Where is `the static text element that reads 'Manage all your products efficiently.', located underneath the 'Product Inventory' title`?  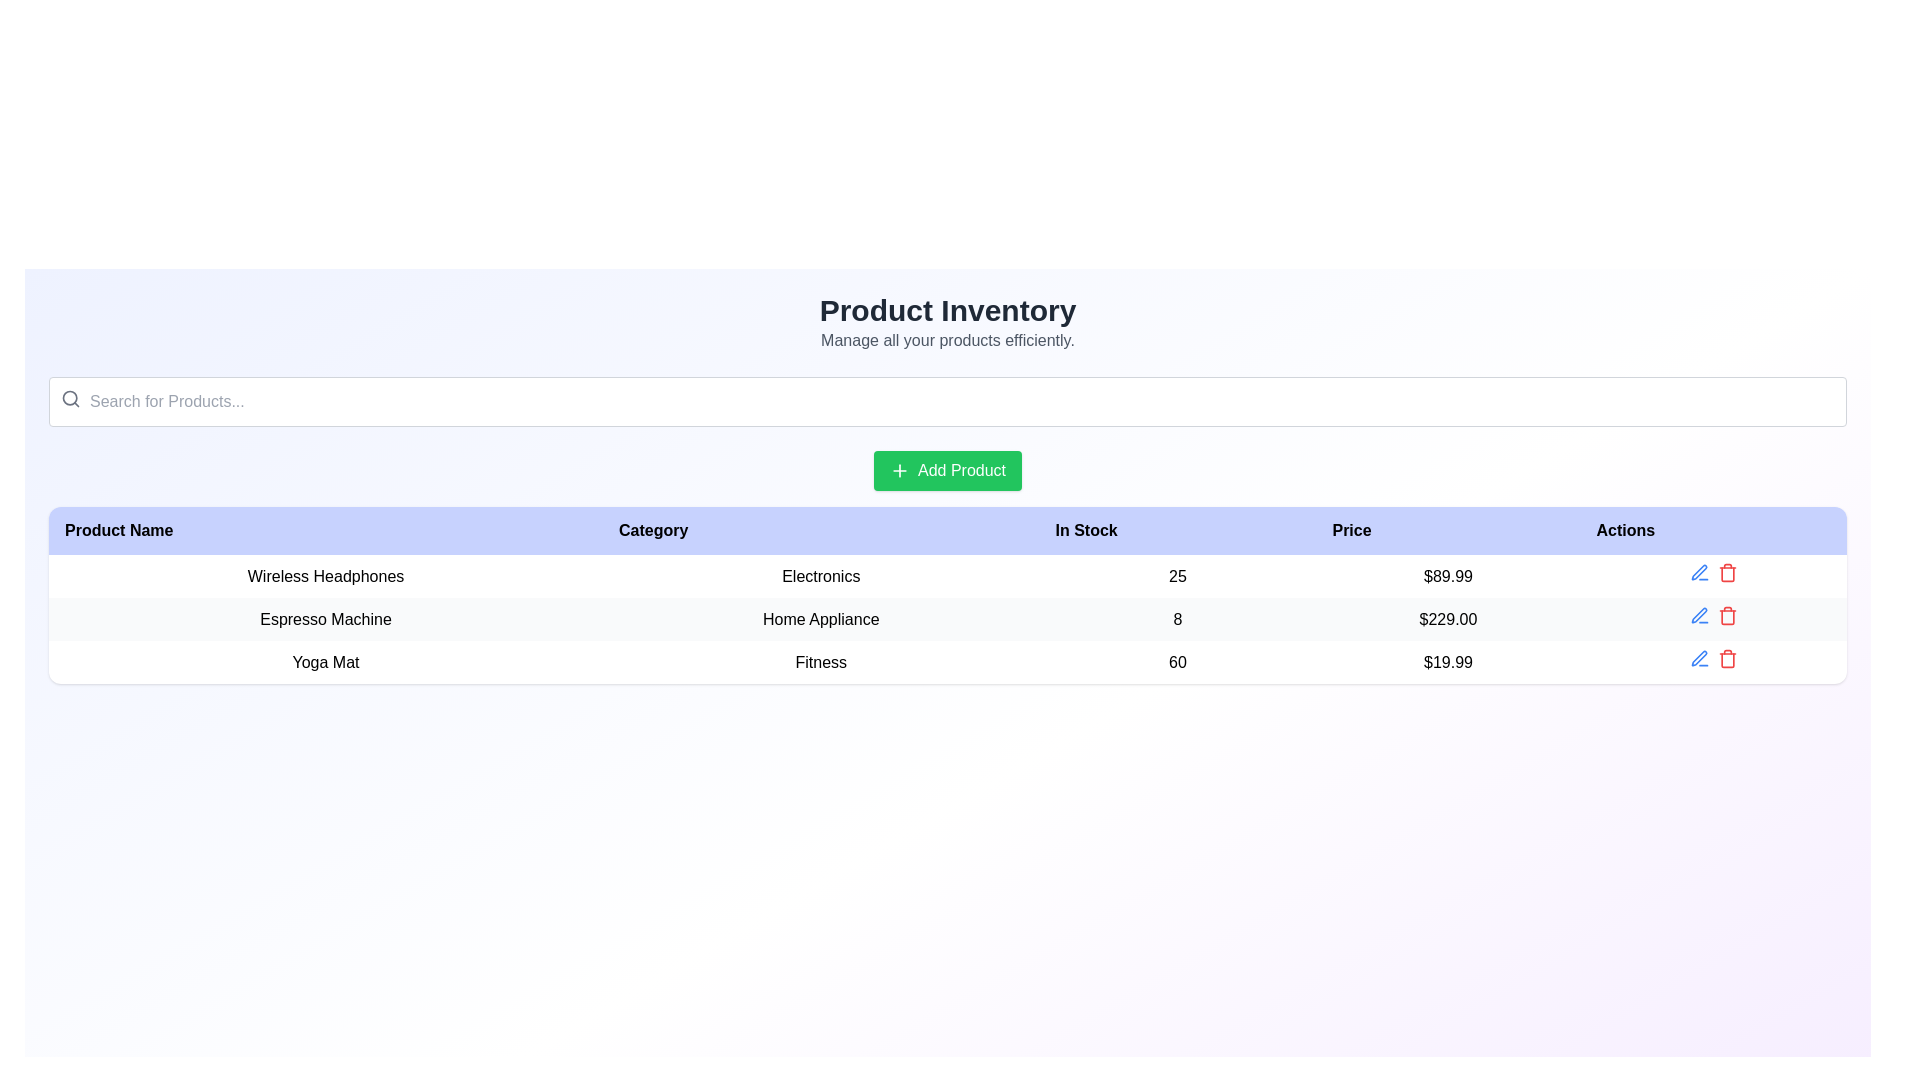
the static text element that reads 'Manage all your products efficiently.', located underneath the 'Product Inventory' title is located at coordinates (947, 339).